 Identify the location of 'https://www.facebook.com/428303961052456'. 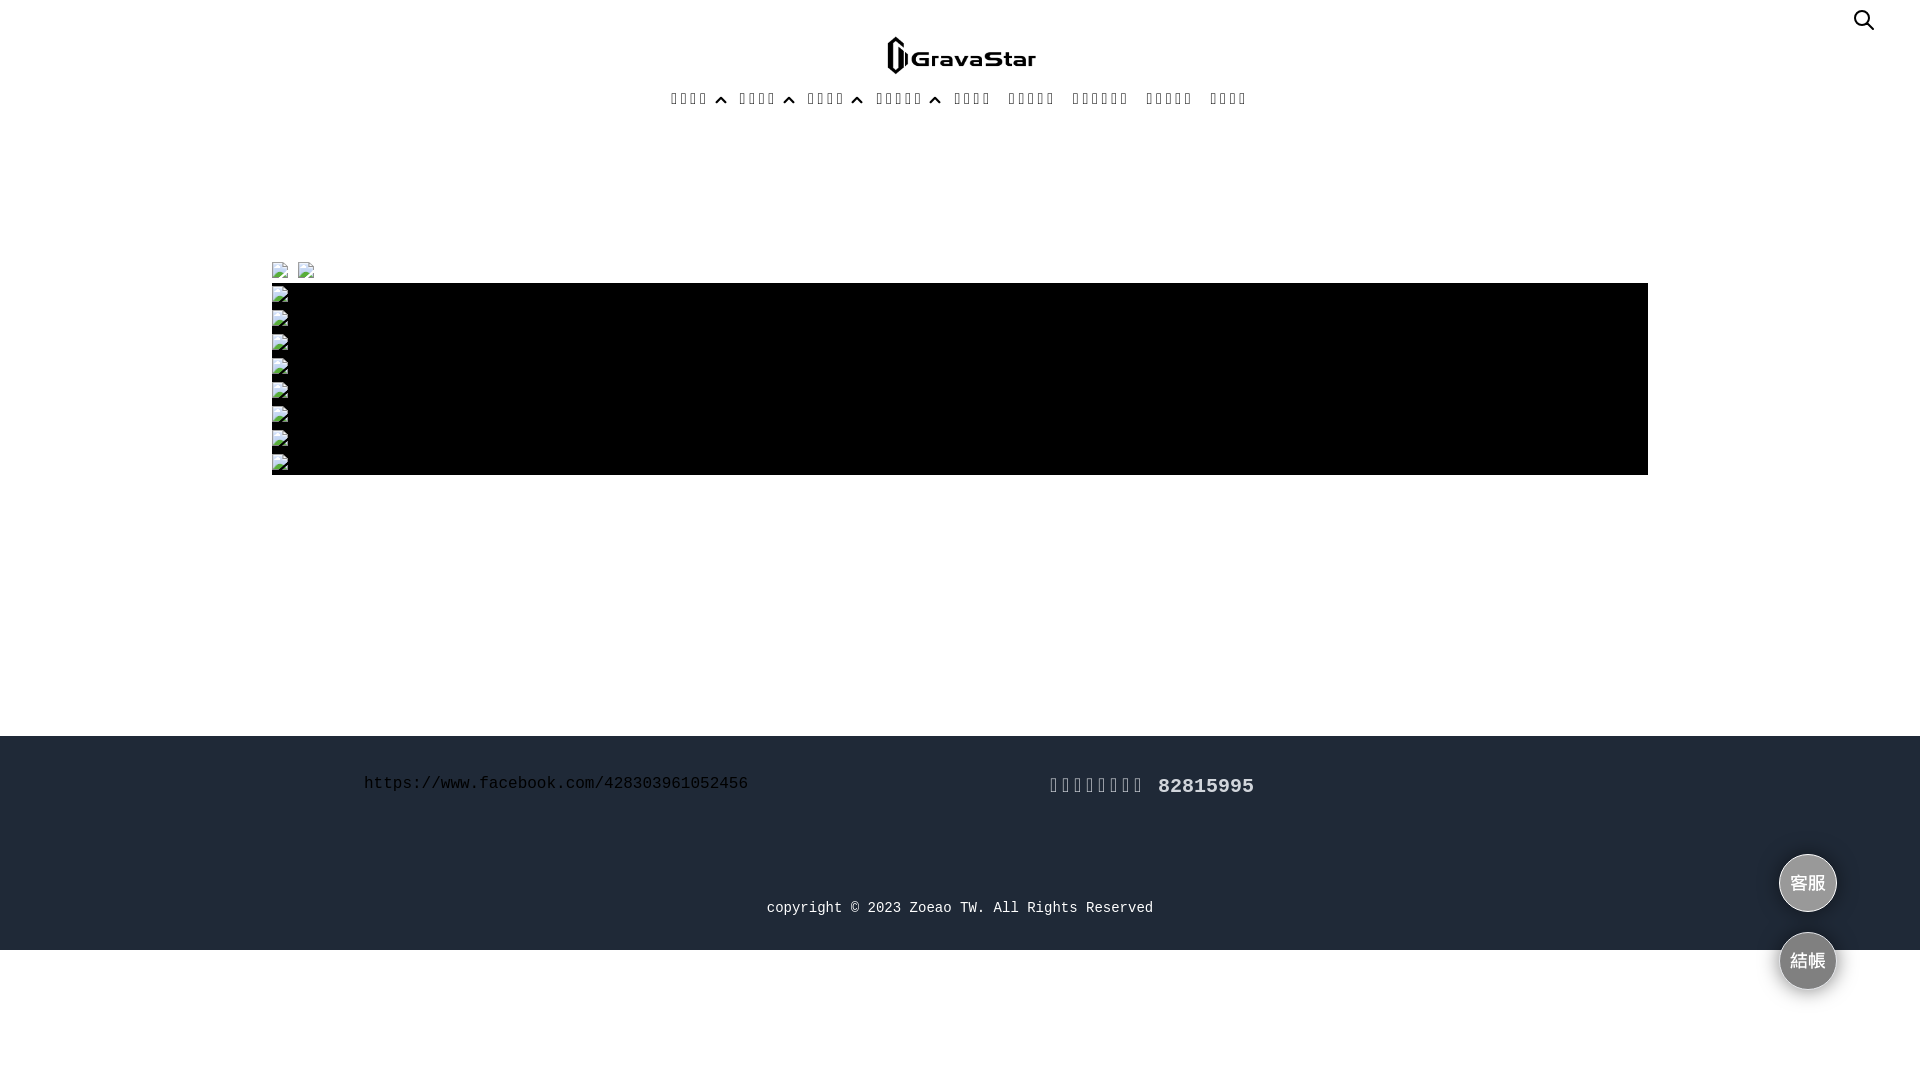
(556, 782).